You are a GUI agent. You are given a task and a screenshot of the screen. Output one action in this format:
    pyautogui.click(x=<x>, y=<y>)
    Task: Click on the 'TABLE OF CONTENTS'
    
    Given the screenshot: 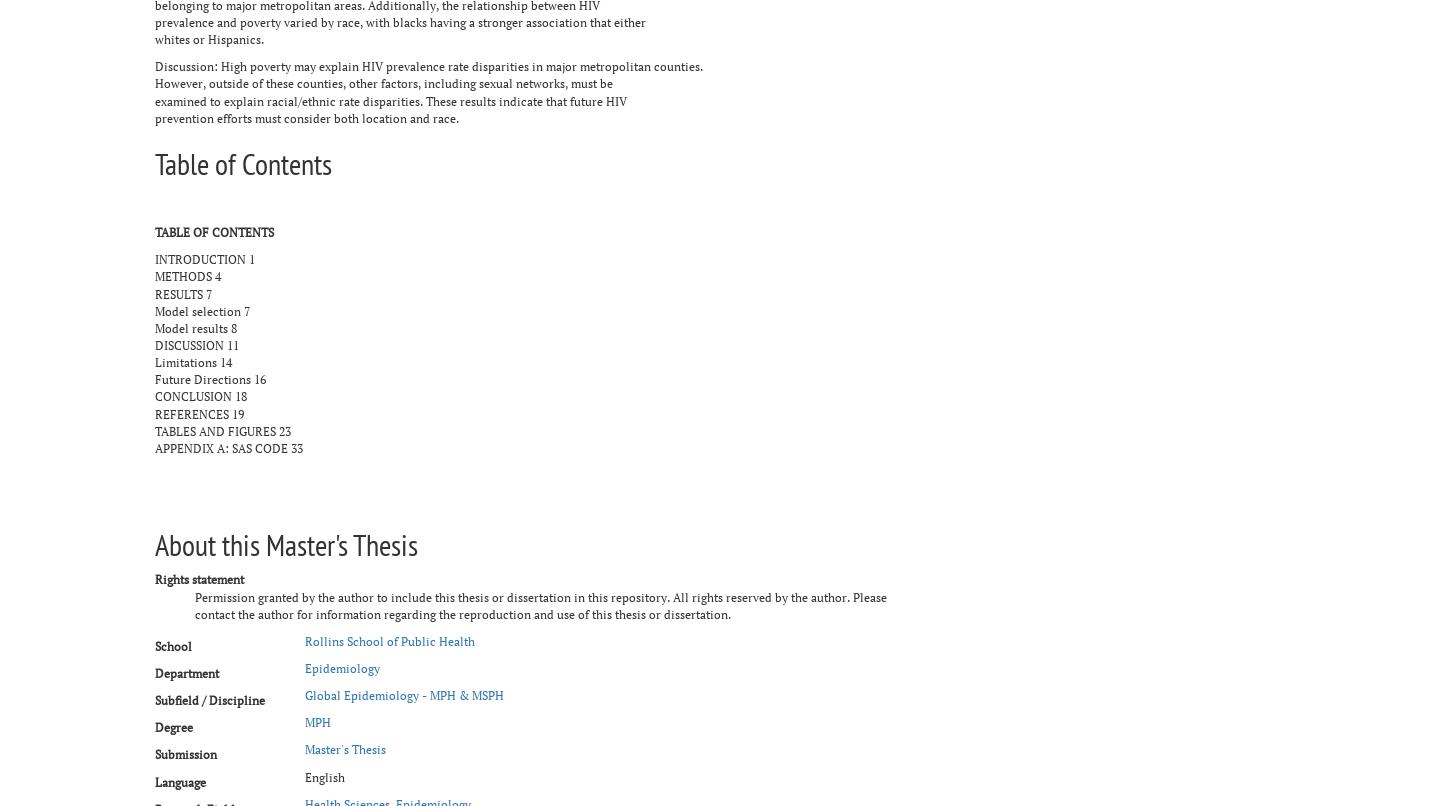 What is the action you would take?
    pyautogui.click(x=213, y=231)
    